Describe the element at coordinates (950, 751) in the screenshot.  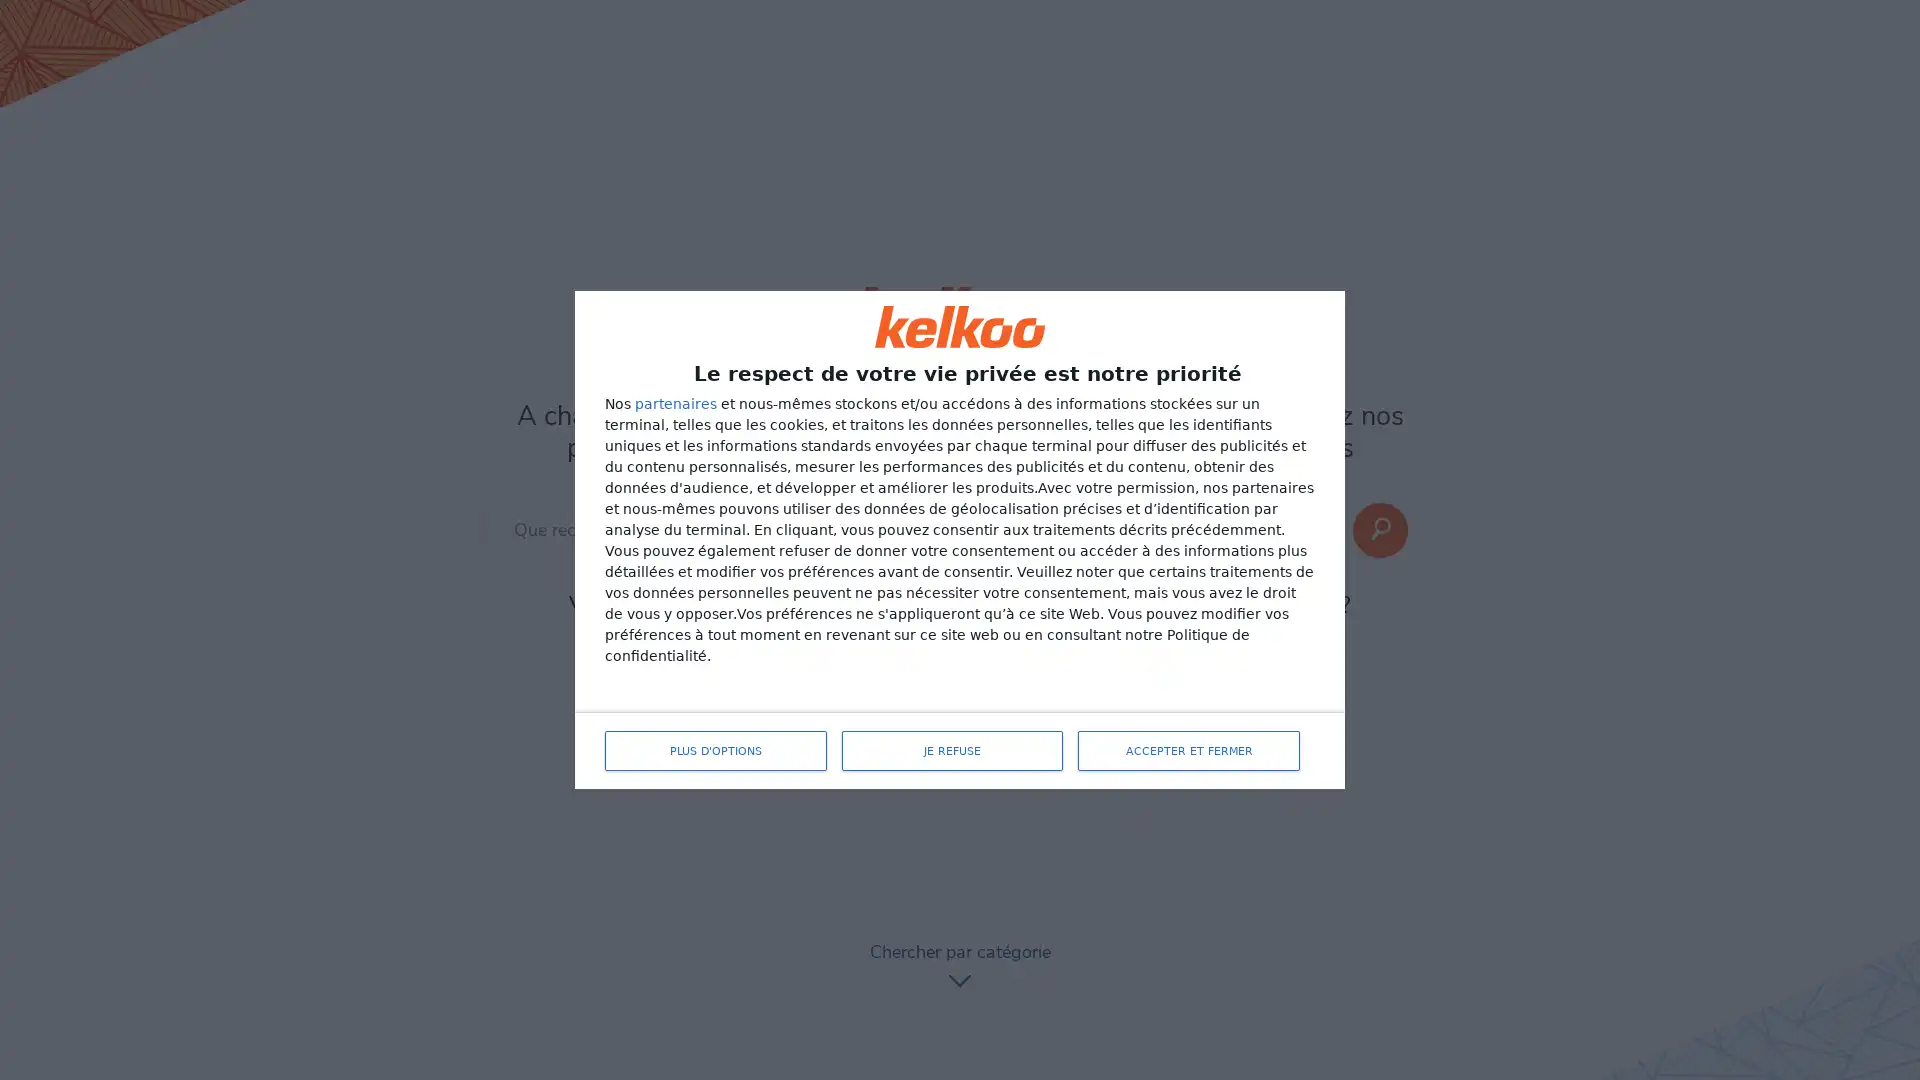
I see `JE REFUSE` at that location.